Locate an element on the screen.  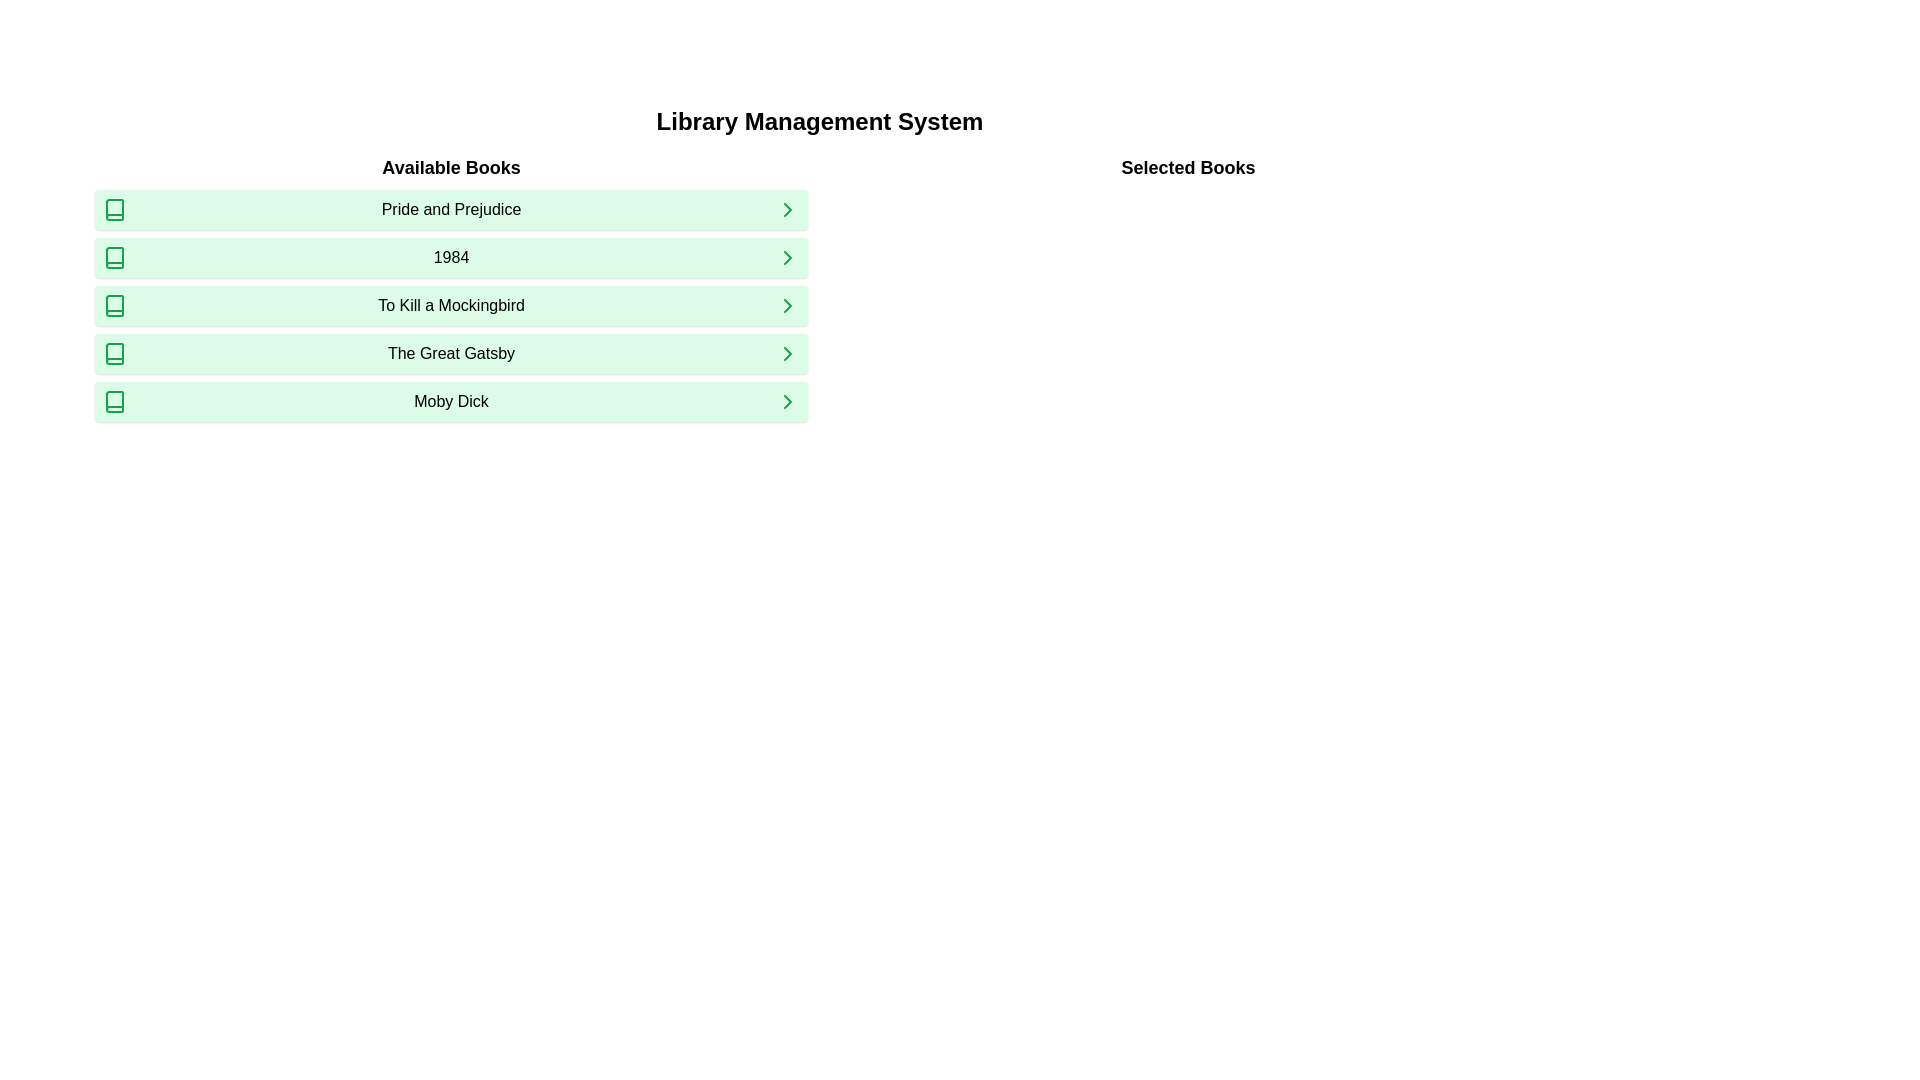
the rightward arrow icon in the 'Available Books' section, which indicates navigation or selection for the 'To Kill a Mockingbird' book entry is located at coordinates (786, 305).